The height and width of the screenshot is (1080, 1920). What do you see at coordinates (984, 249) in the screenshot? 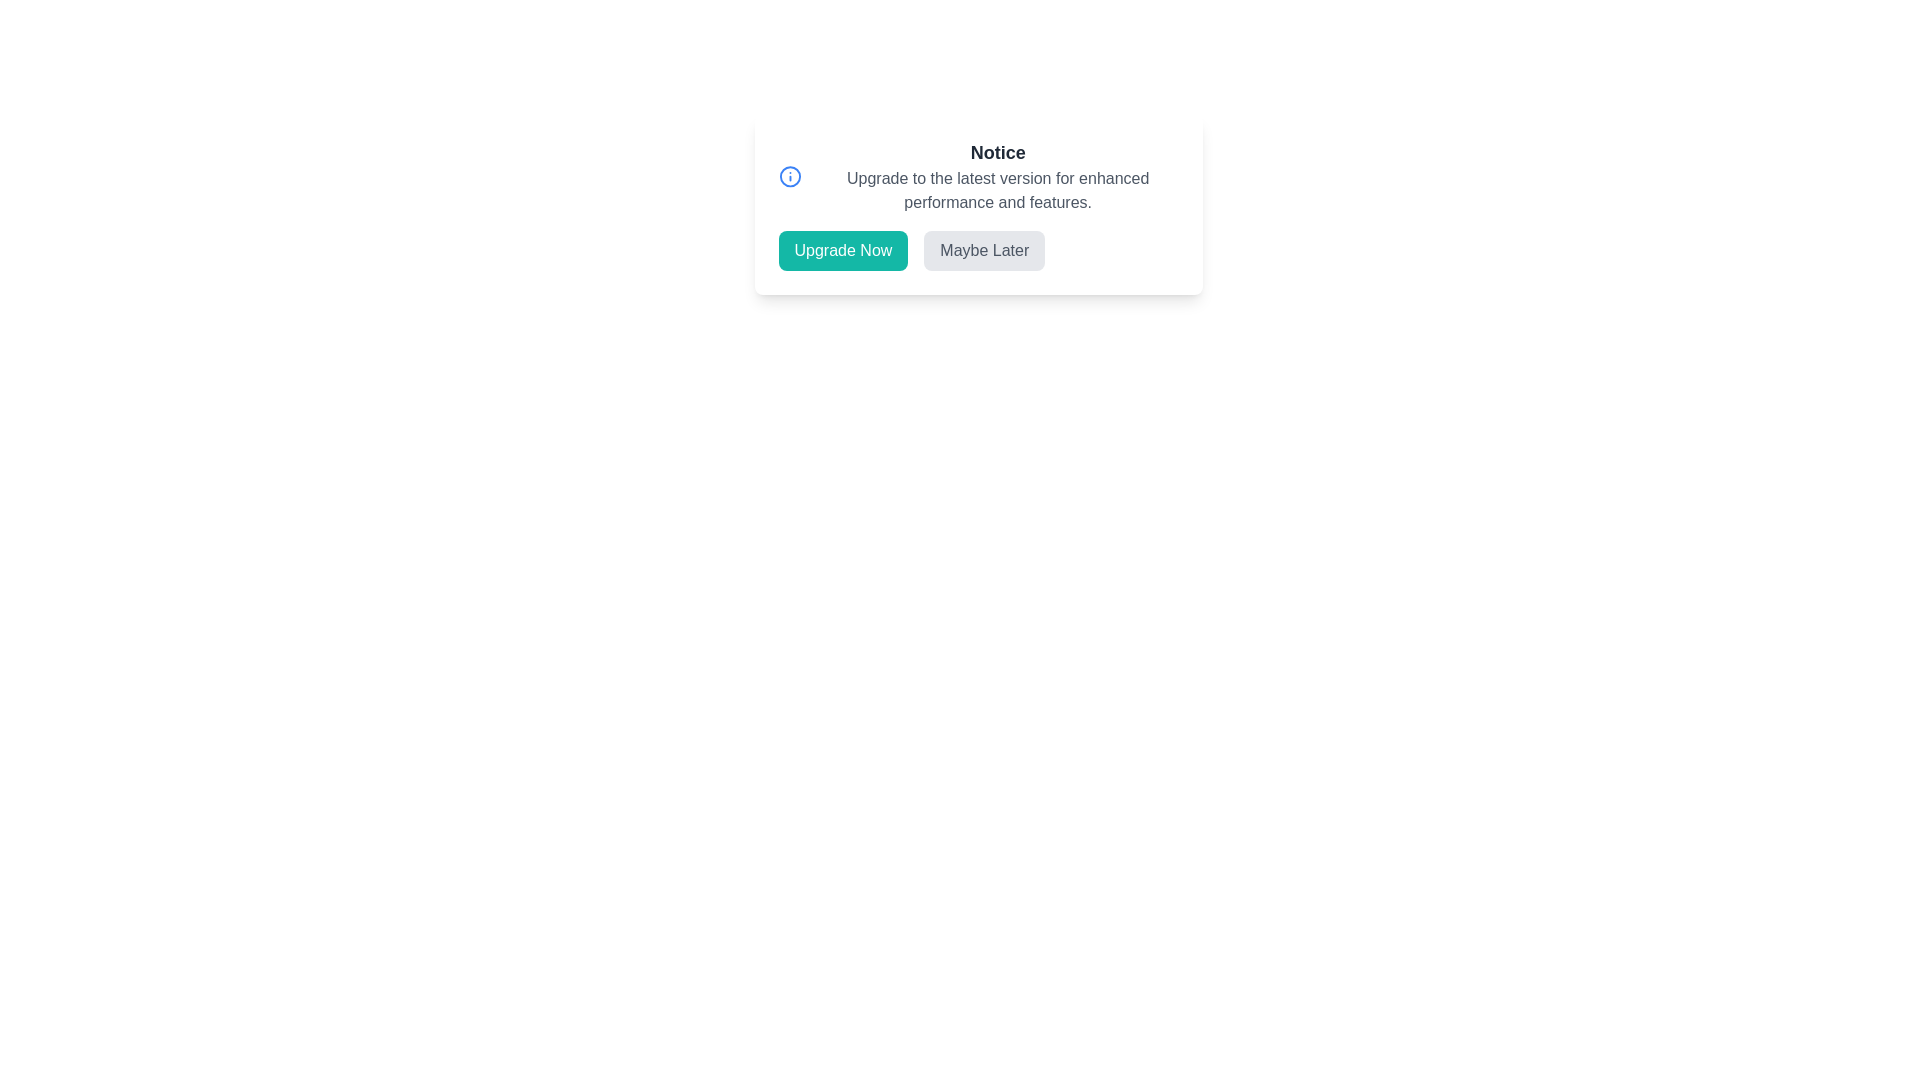
I see `the 'Maybe Later' button` at bounding box center [984, 249].